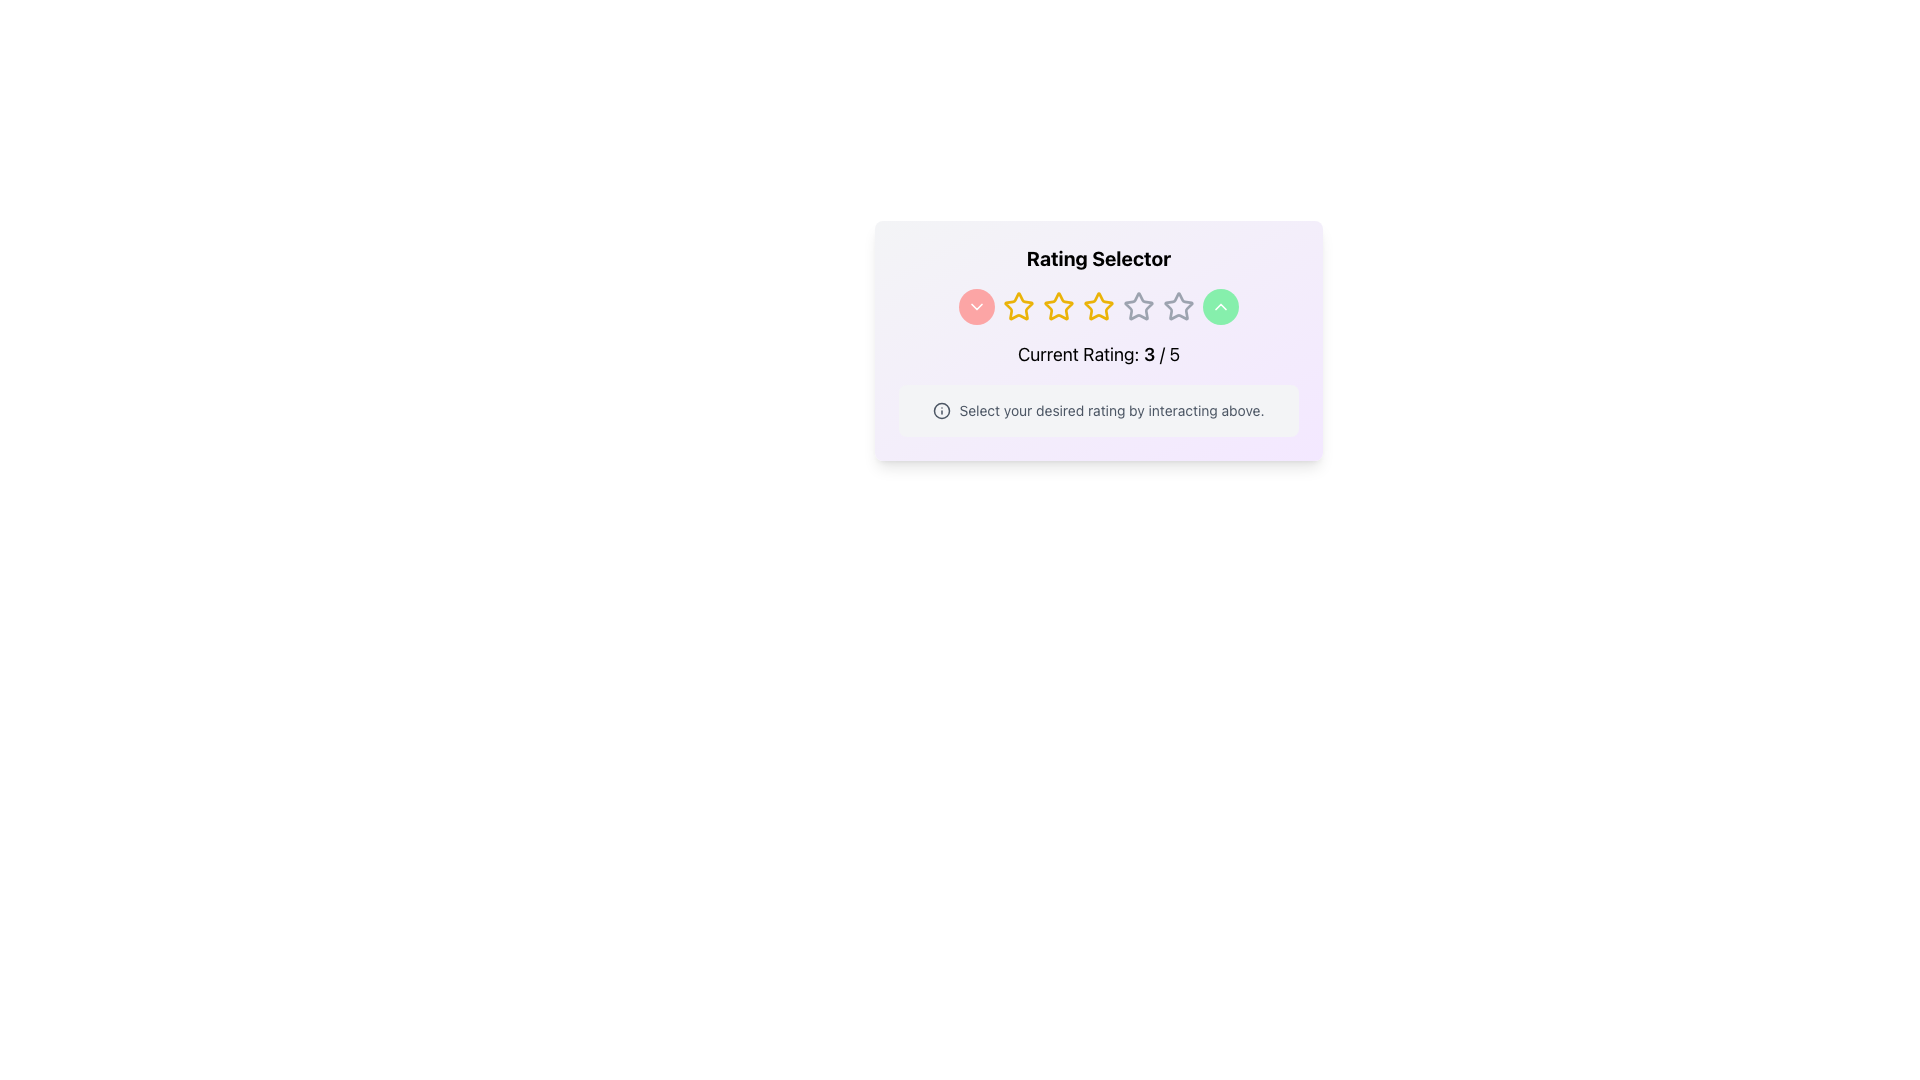 The height and width of the screenshot is (1080, 1920). What do you see at coordinates (1219, 307) in the screenshot?
I see `the button located at the far right of a group of interactive items, which is used to increment a value or change a state` at bounding box center [1219, 307].